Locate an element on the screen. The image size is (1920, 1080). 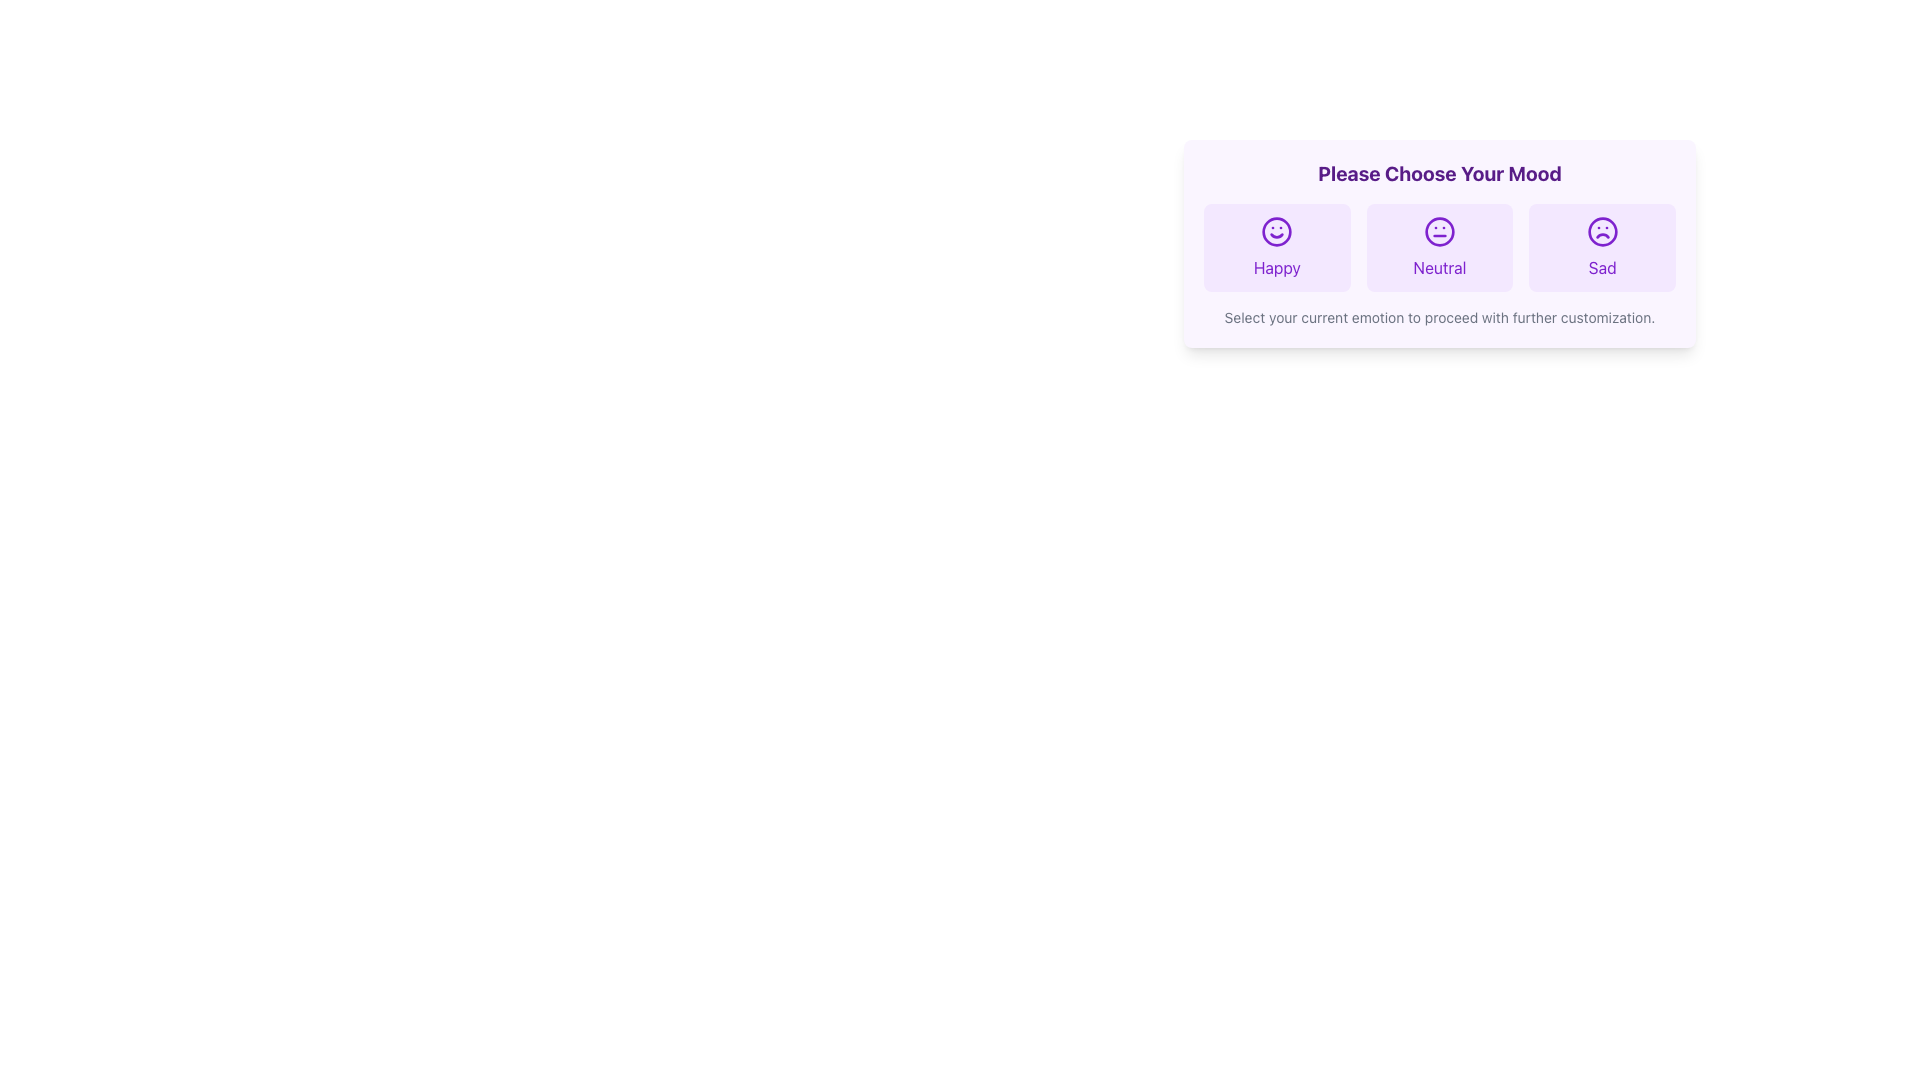
the centered 'Neutral' mood button with a purple outline and background is located at coordinates (1440, 246).